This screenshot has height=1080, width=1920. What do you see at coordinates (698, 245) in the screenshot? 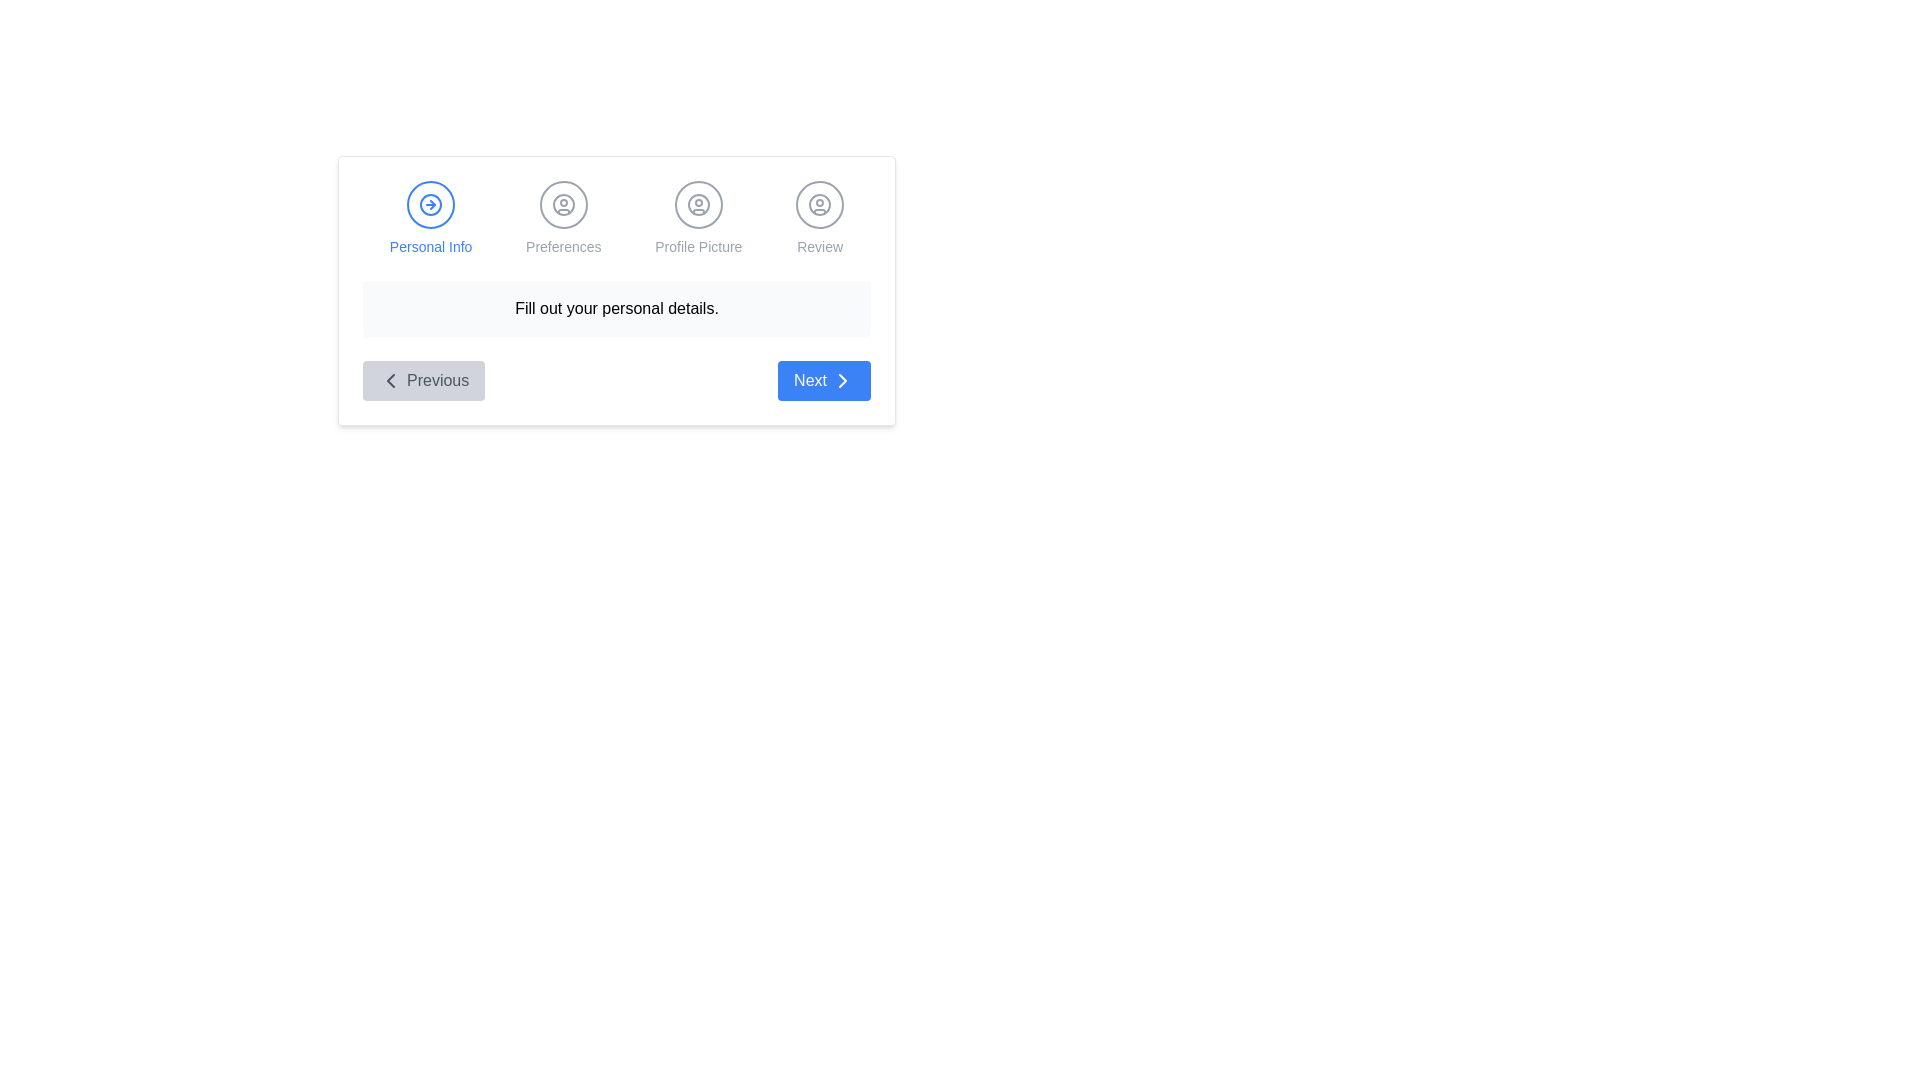
I see `the 'Profile Picture' text label which is displayed in gray color and appears beneath the circular avatar icon in the profile section of the multi-step form header` at bounding box center [698, 245].